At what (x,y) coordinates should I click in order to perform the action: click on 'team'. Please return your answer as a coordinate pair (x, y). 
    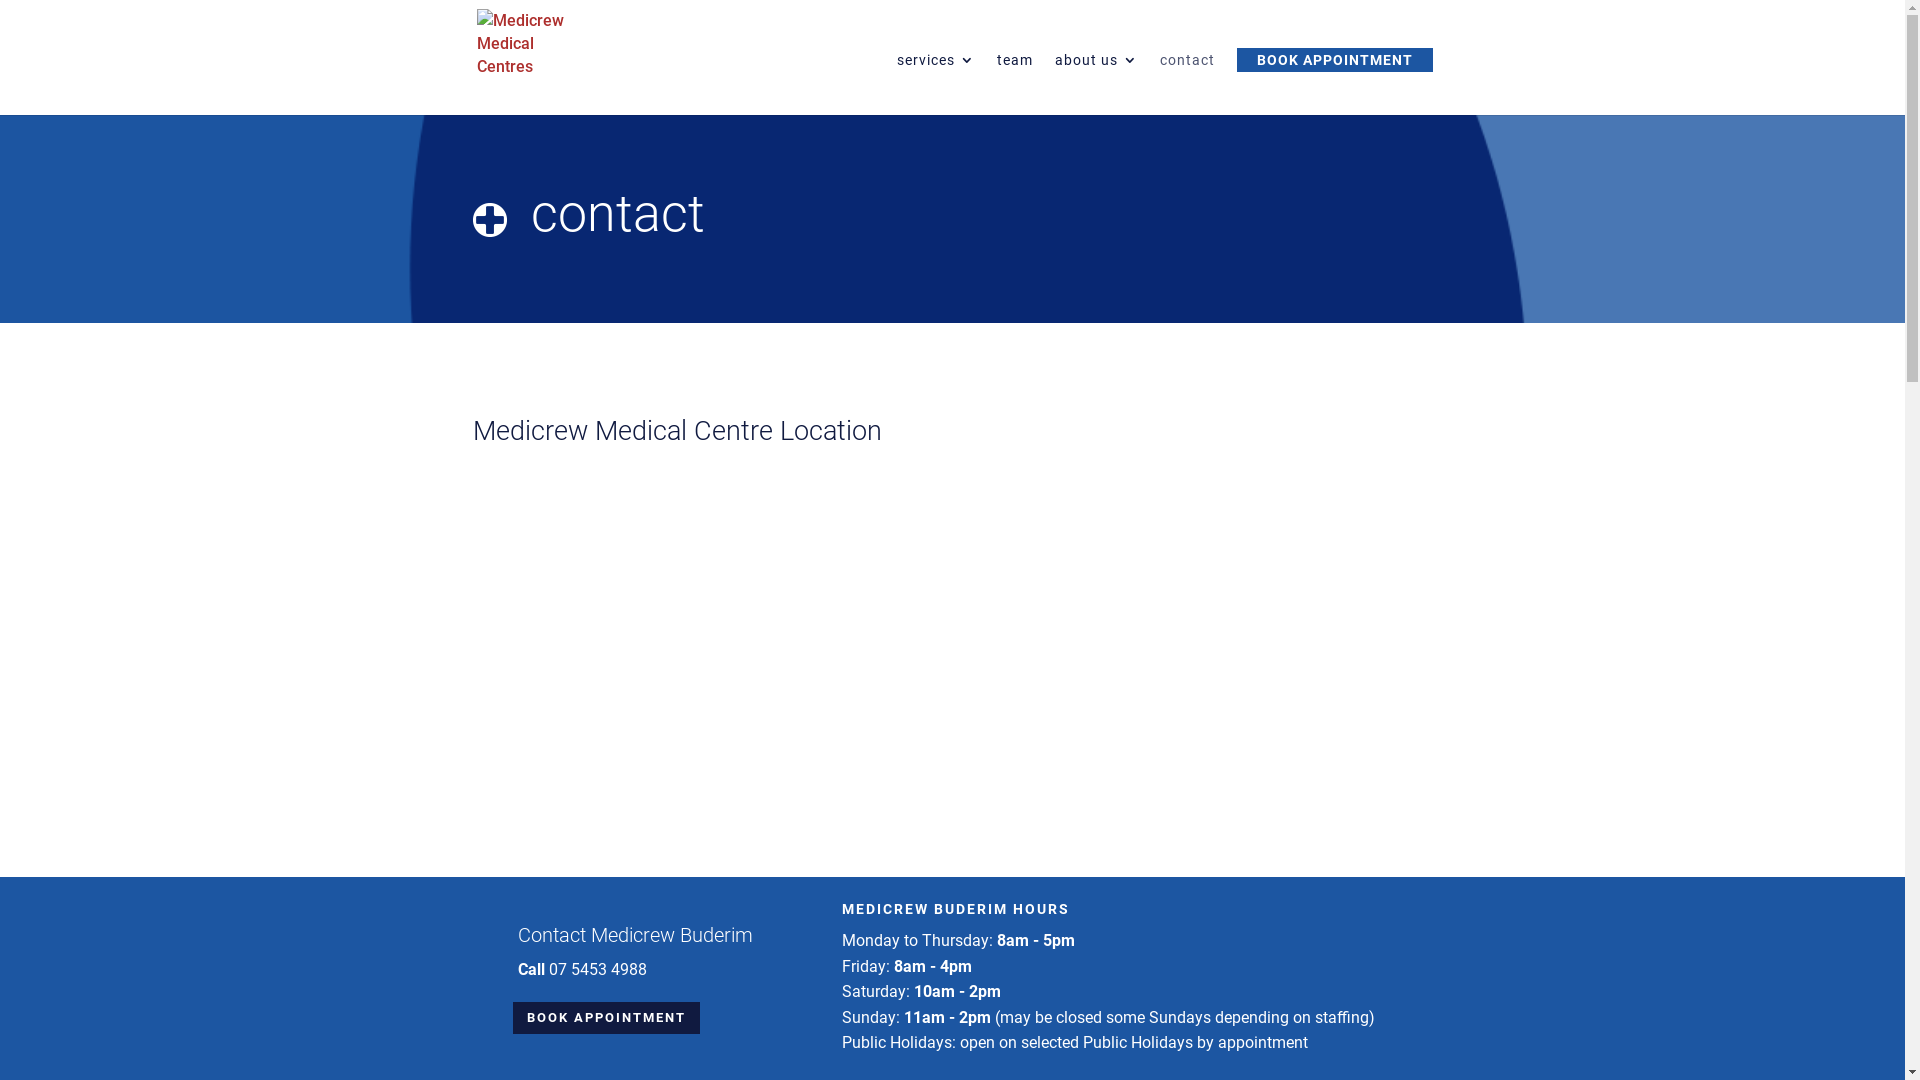
    Looking at the image, I should click on (996, 83).